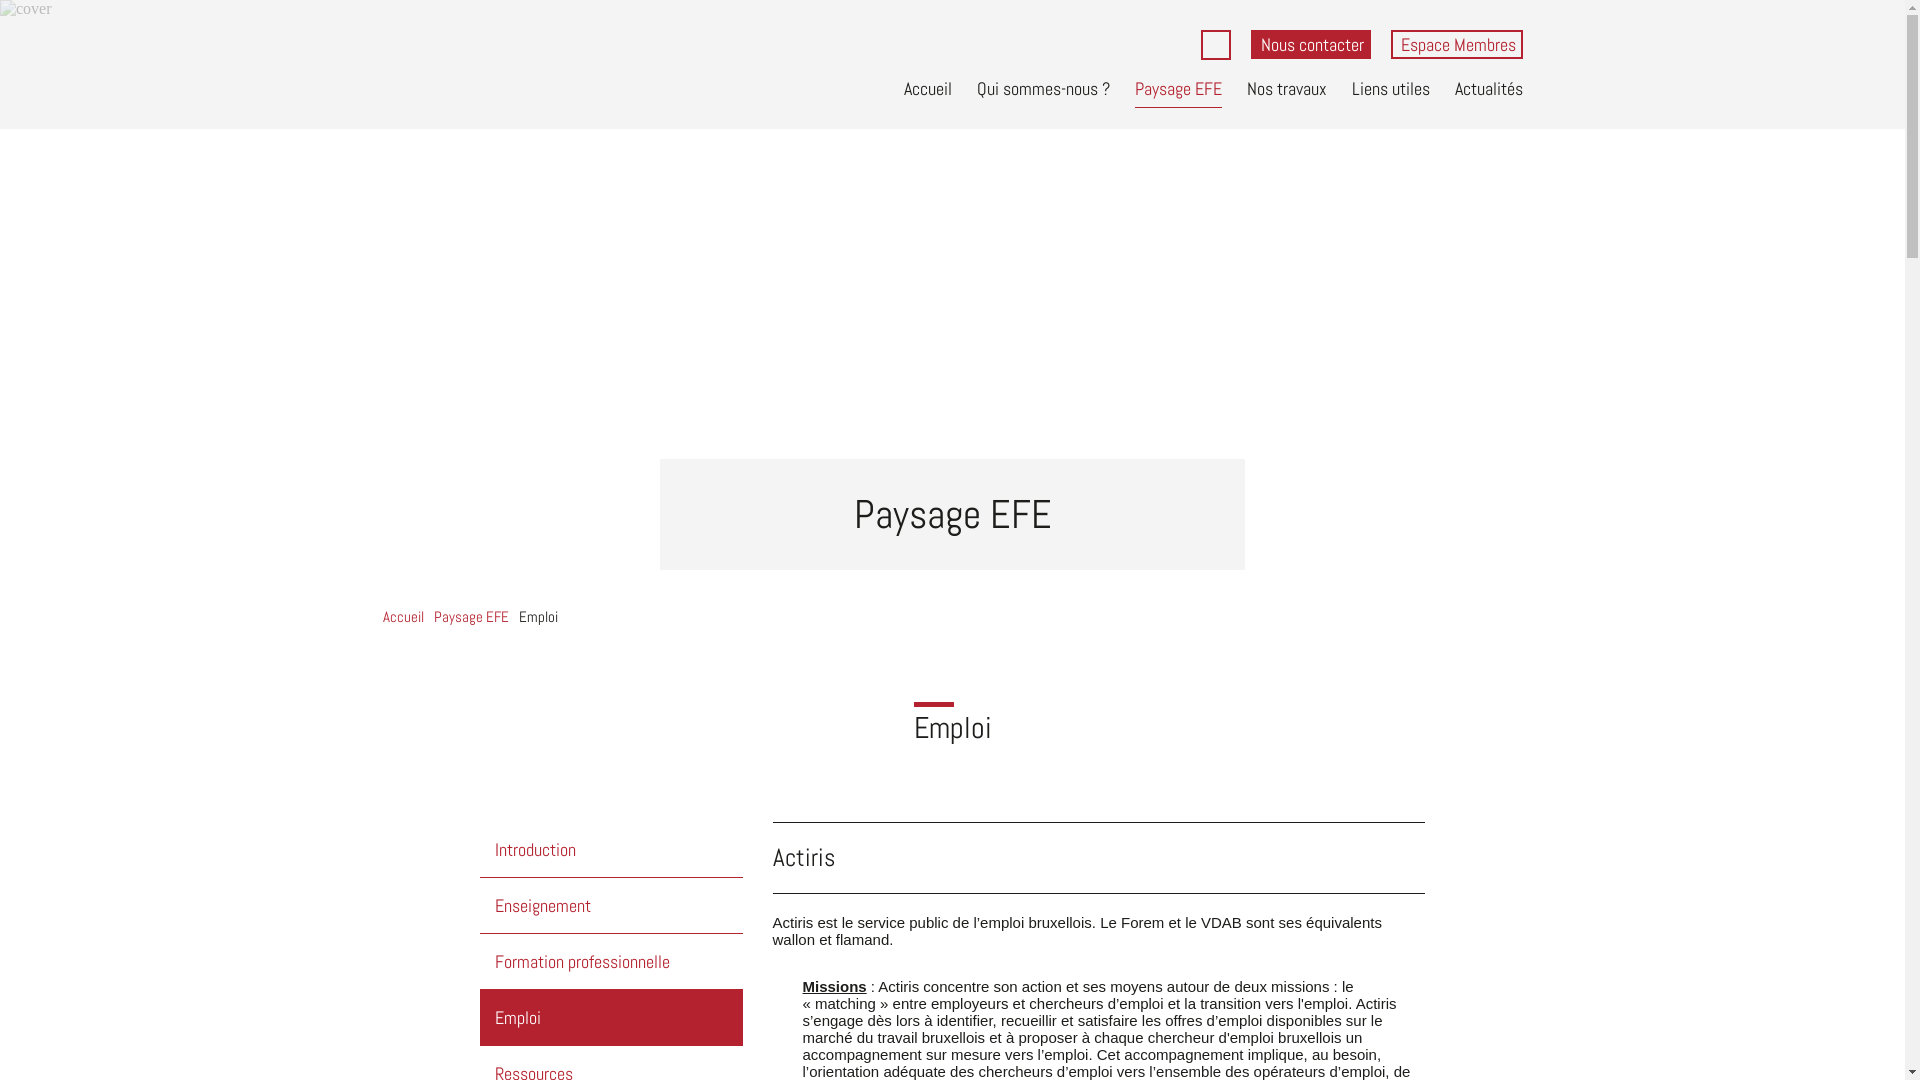 This screenshot has width=1920, height=1080. What do you see at coordinates (537, 615) in the screenshot?
I see `'Emploi'` at bounding box center [537, 615].